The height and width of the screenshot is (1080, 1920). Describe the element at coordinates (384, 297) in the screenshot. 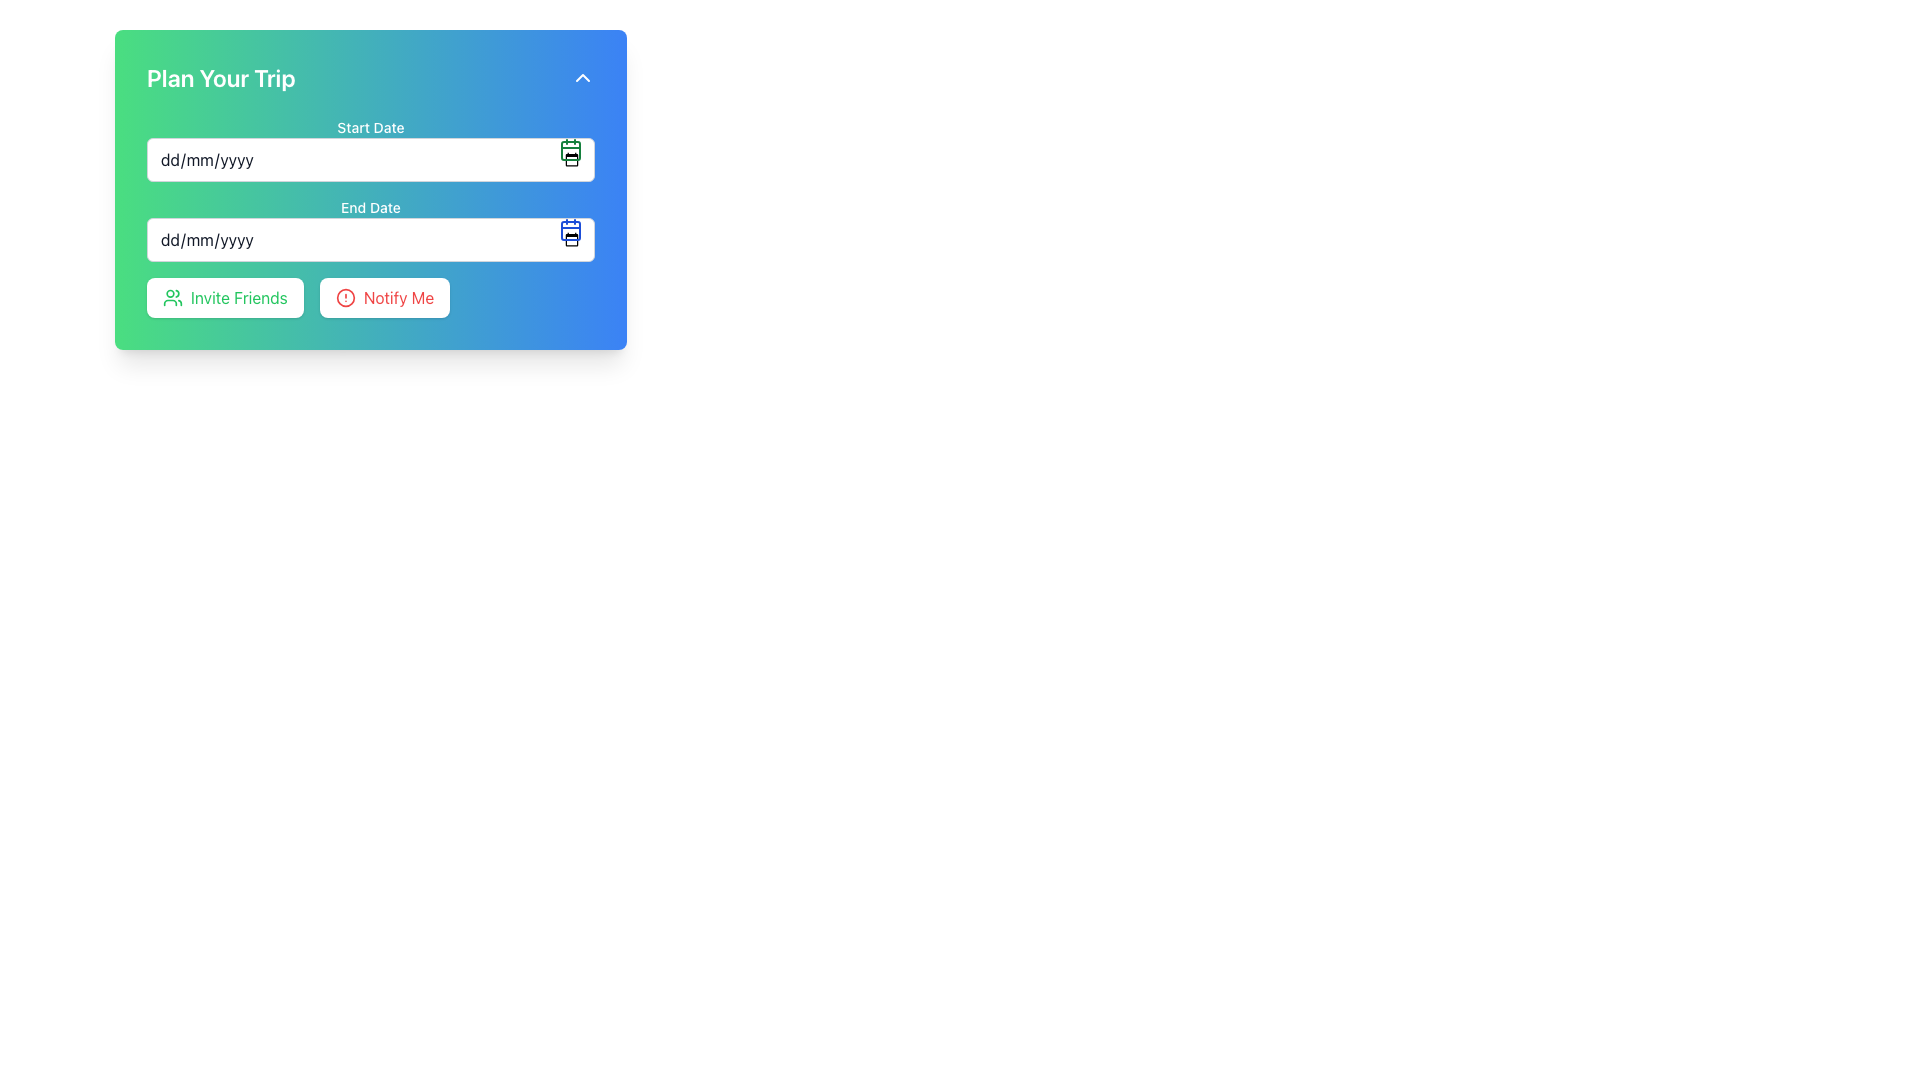

I see `the notification button, which is the second button in the horizontal layout following the 'Invite Friends' button` at that location.